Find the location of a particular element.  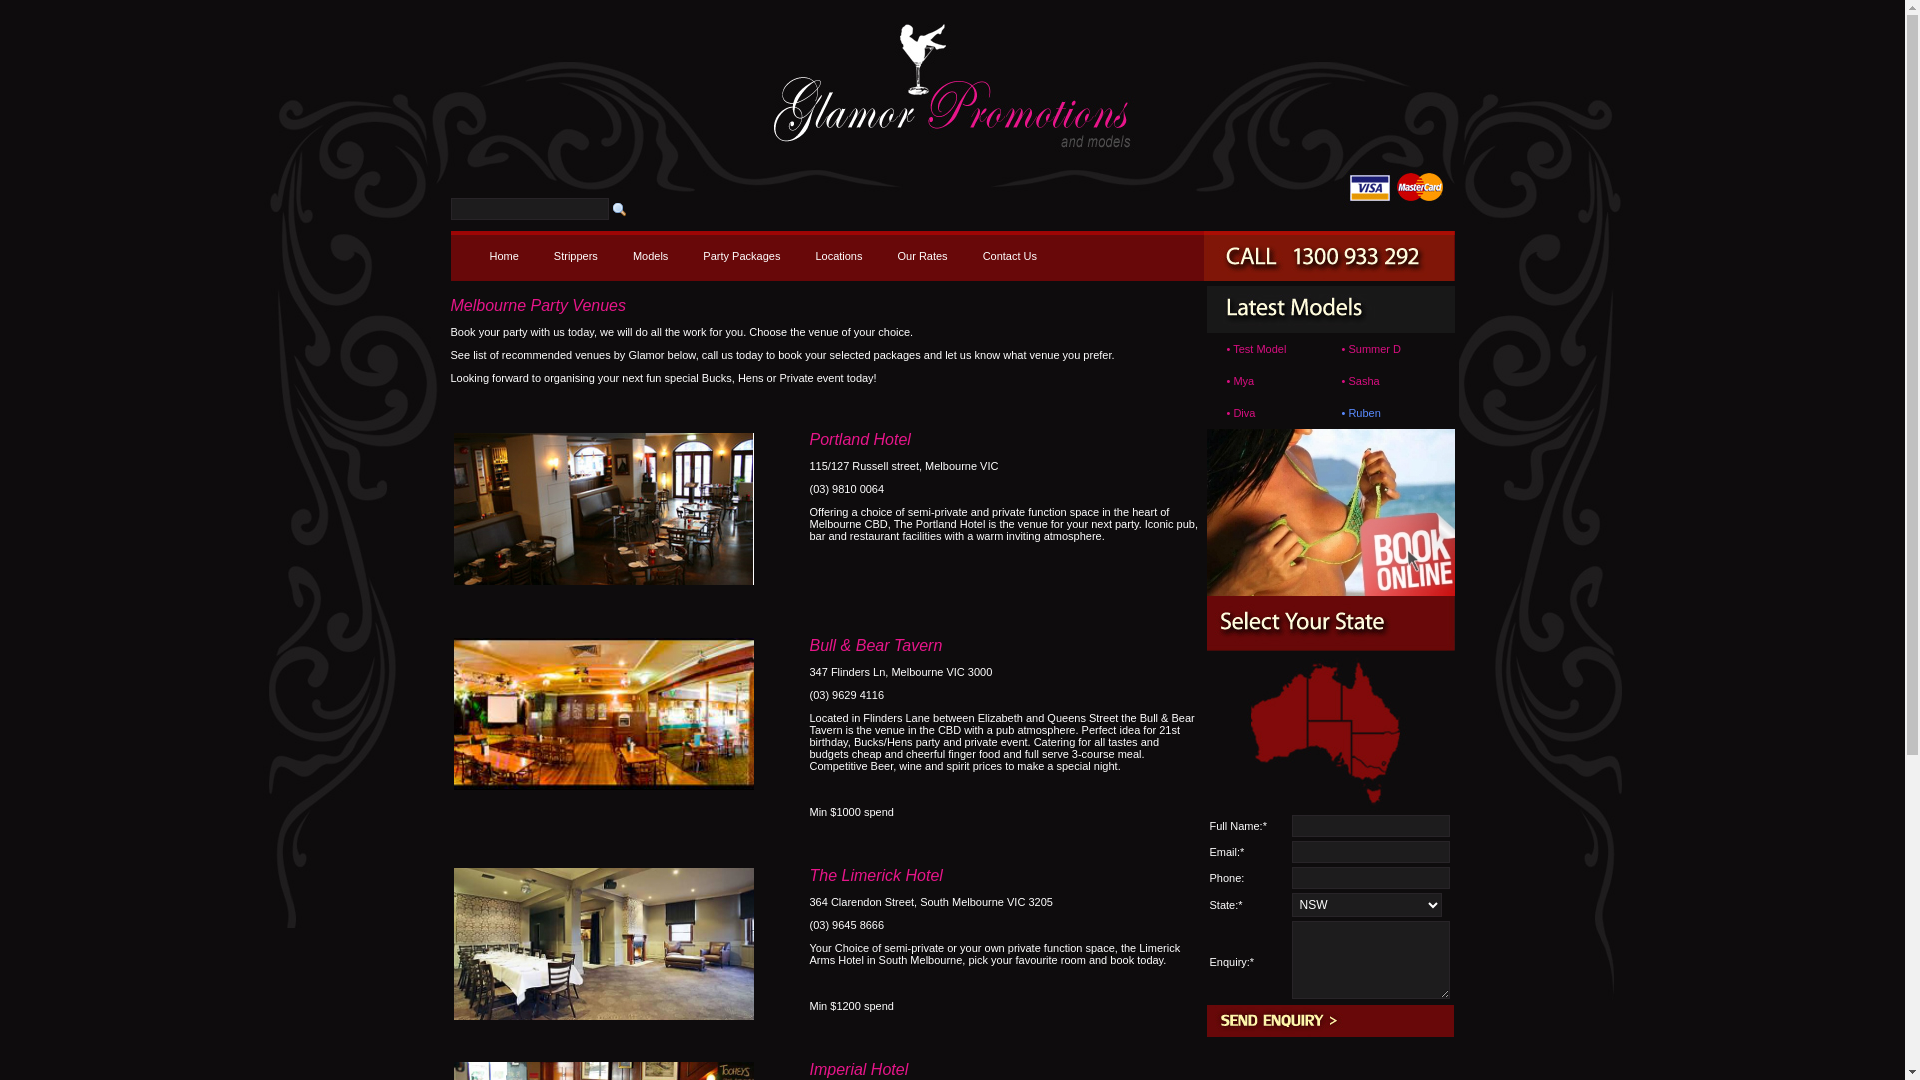

'Contact Us' is located at coordinates (1009, 254).